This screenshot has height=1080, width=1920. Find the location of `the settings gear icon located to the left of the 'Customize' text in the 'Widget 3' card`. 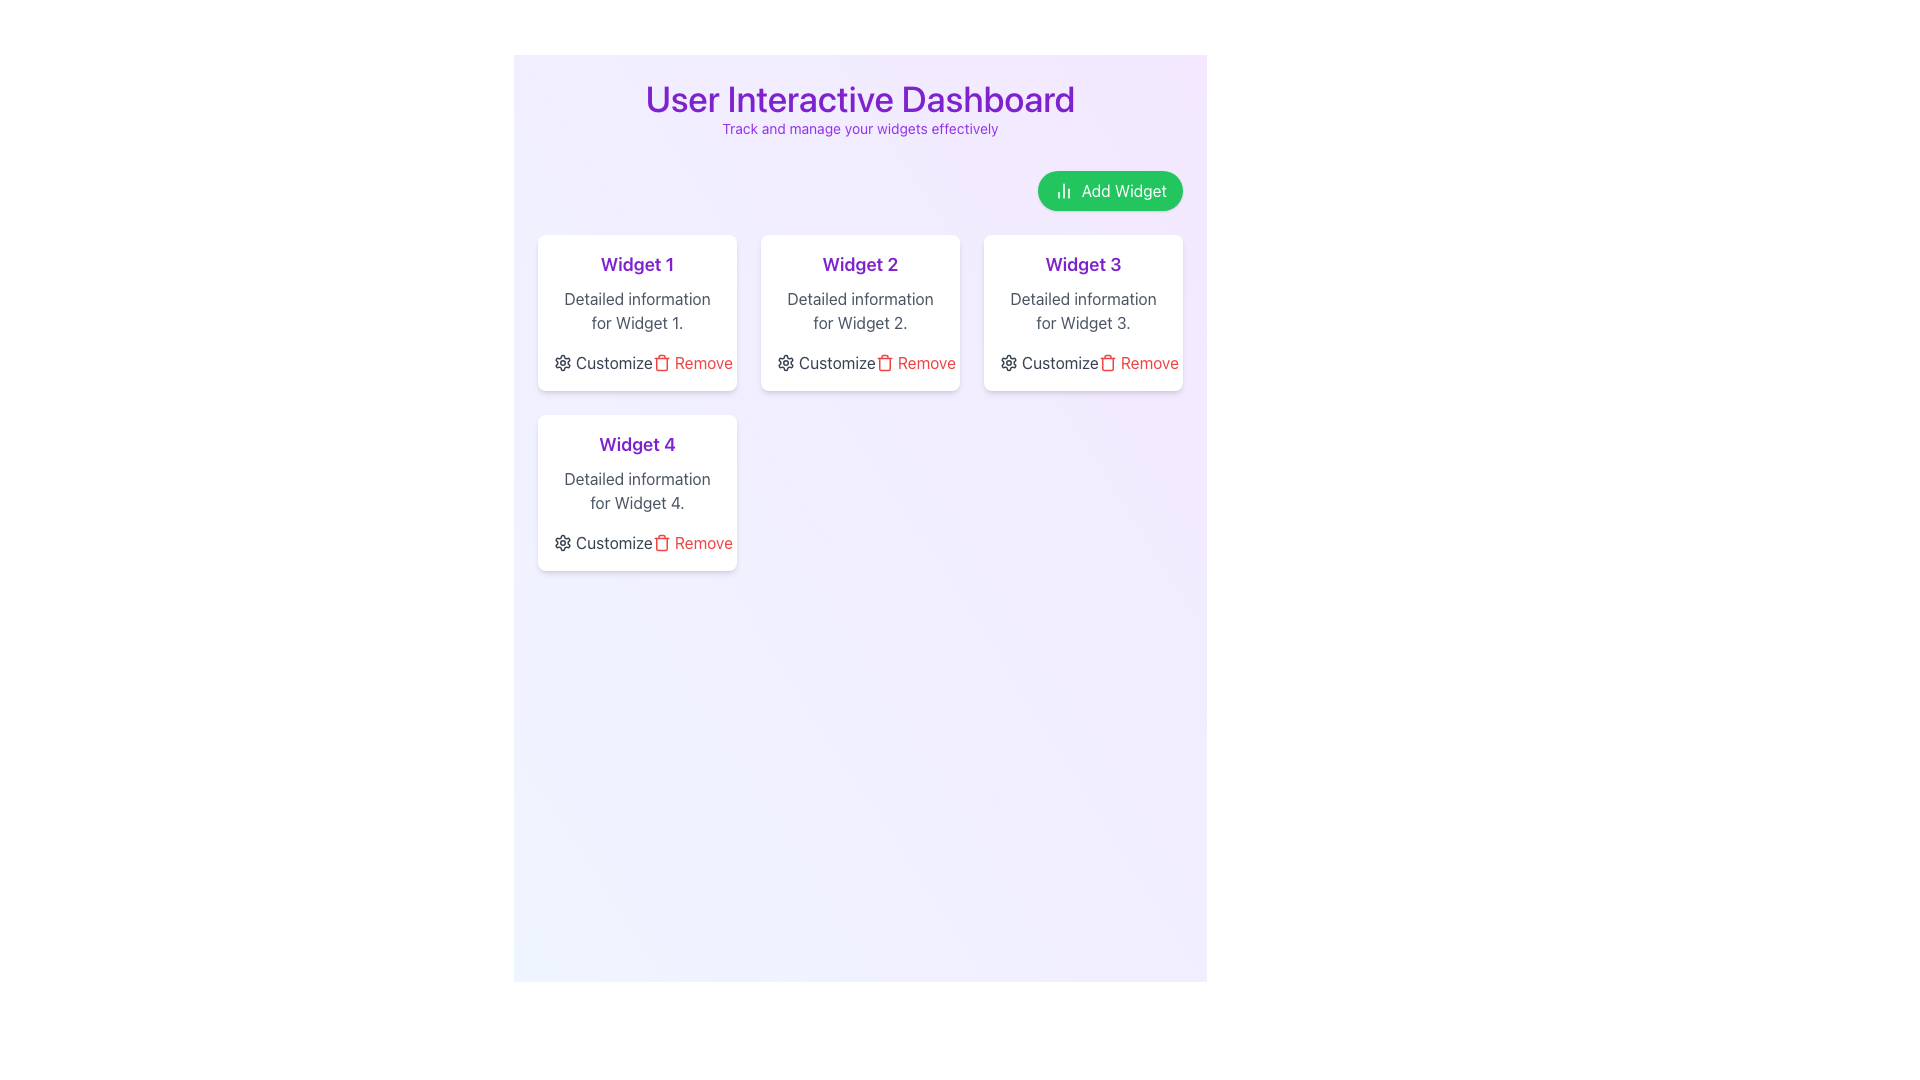

the settings gear icon located to the left of the 'Customize' text in the 'Widget 3' card is located at coordinates (1008, 362).